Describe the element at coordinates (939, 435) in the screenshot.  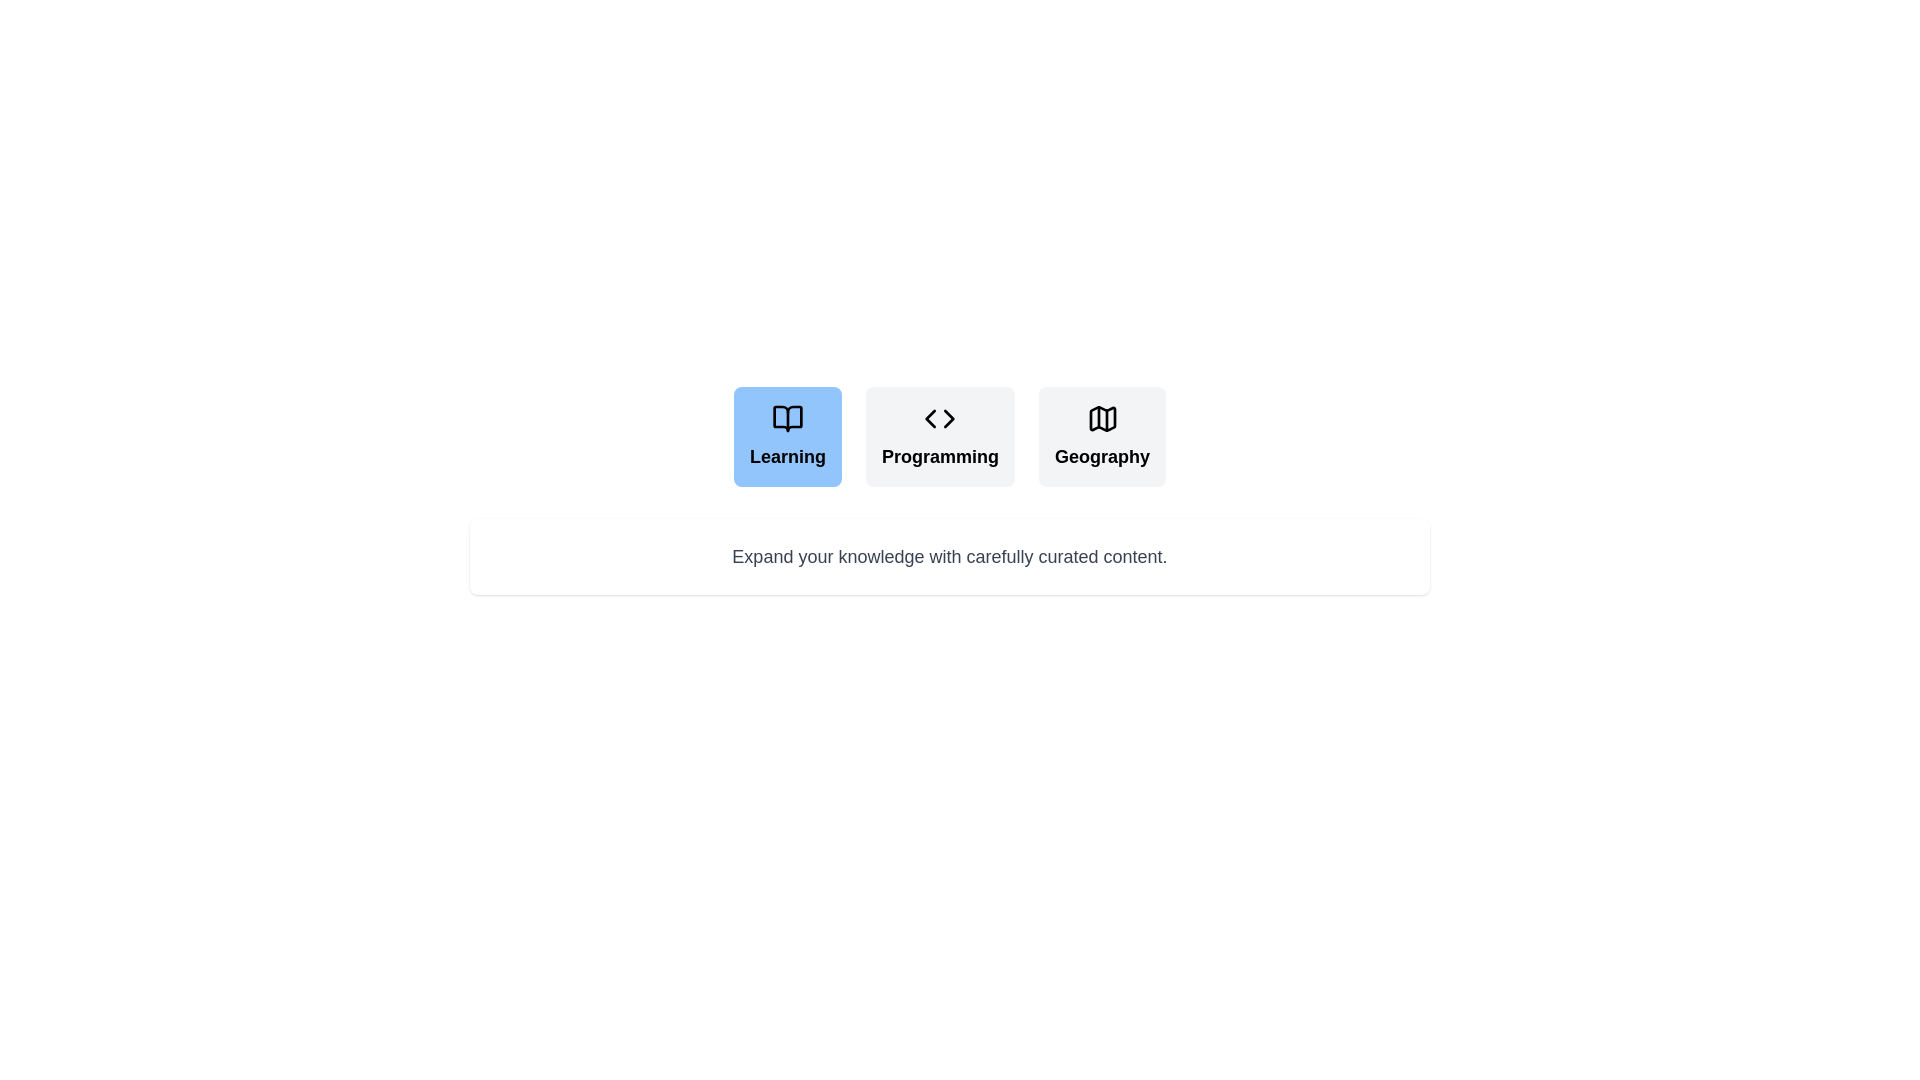
I see `the Programming tab to observe its hover effect` at that location.